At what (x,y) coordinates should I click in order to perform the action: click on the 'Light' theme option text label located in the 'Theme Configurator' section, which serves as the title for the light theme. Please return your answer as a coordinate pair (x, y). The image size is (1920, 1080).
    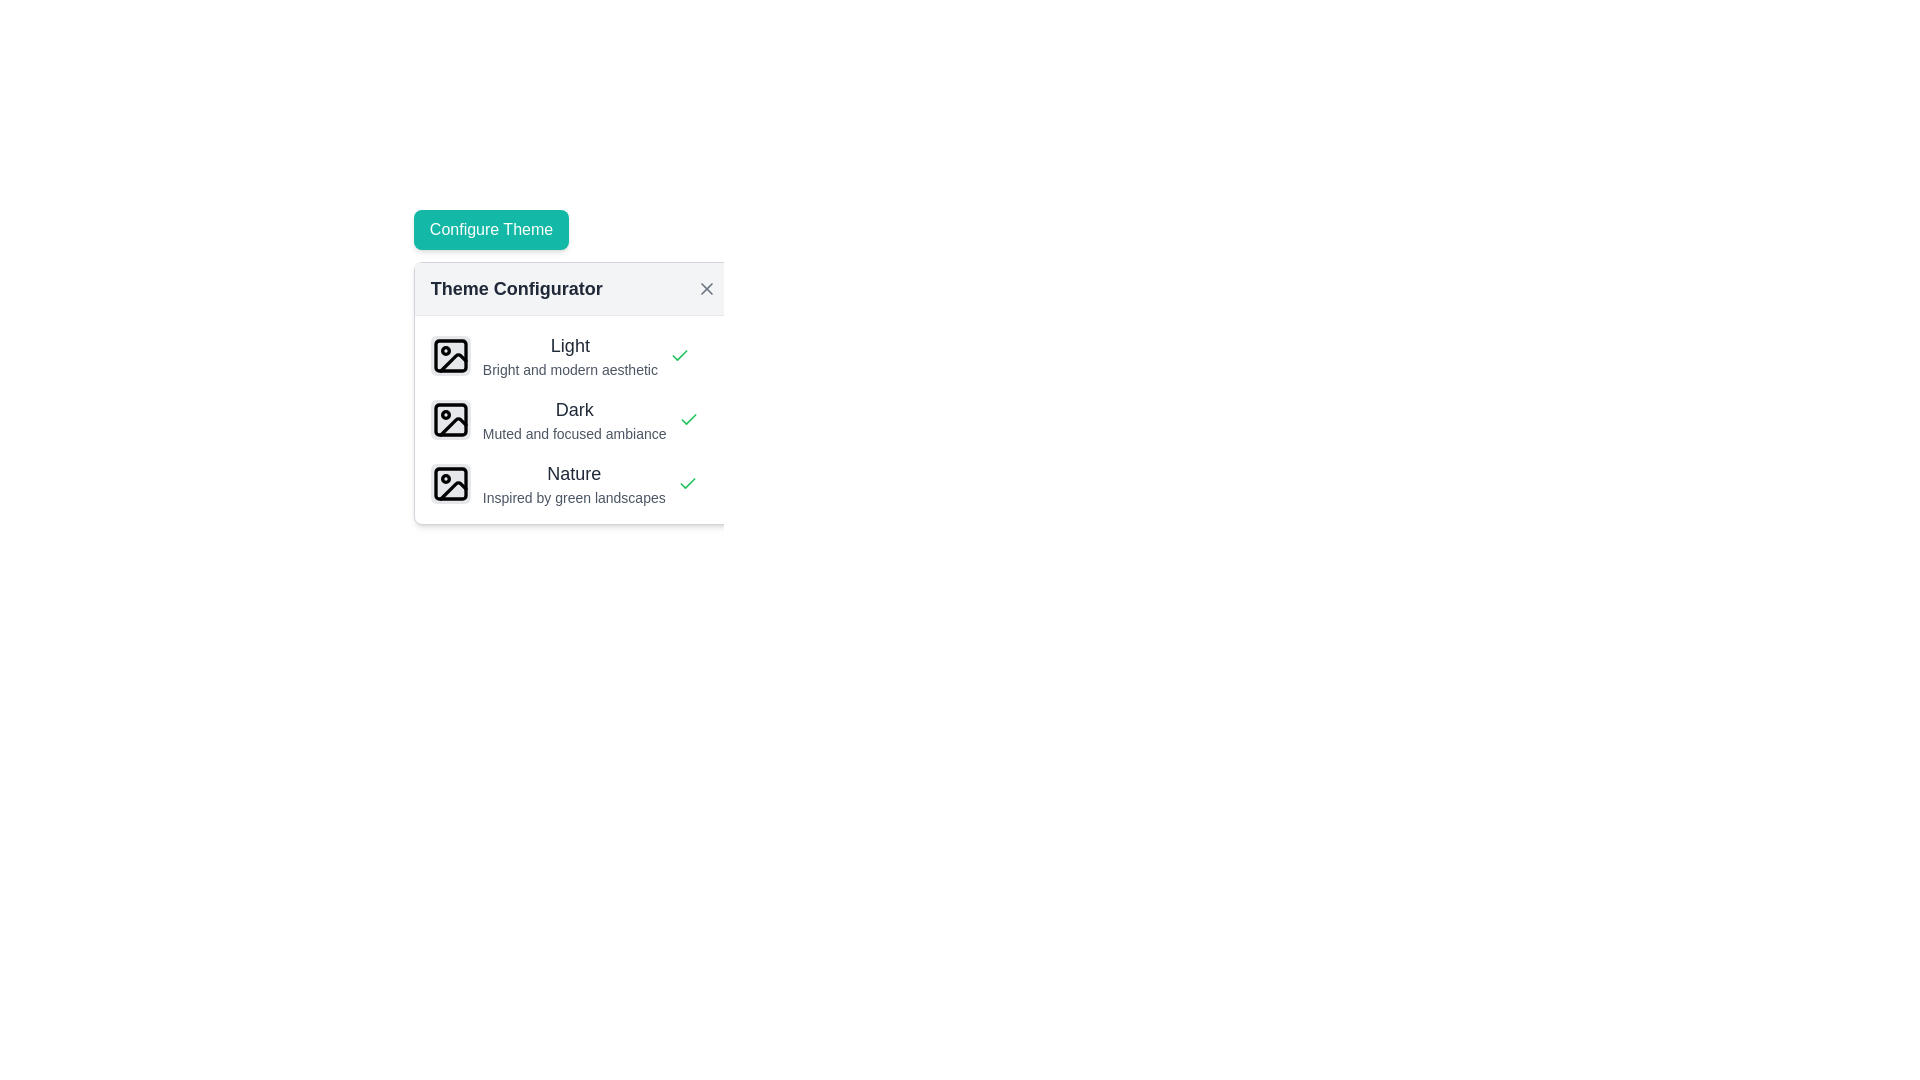
    Looking at the image, I should click on (569, 345).